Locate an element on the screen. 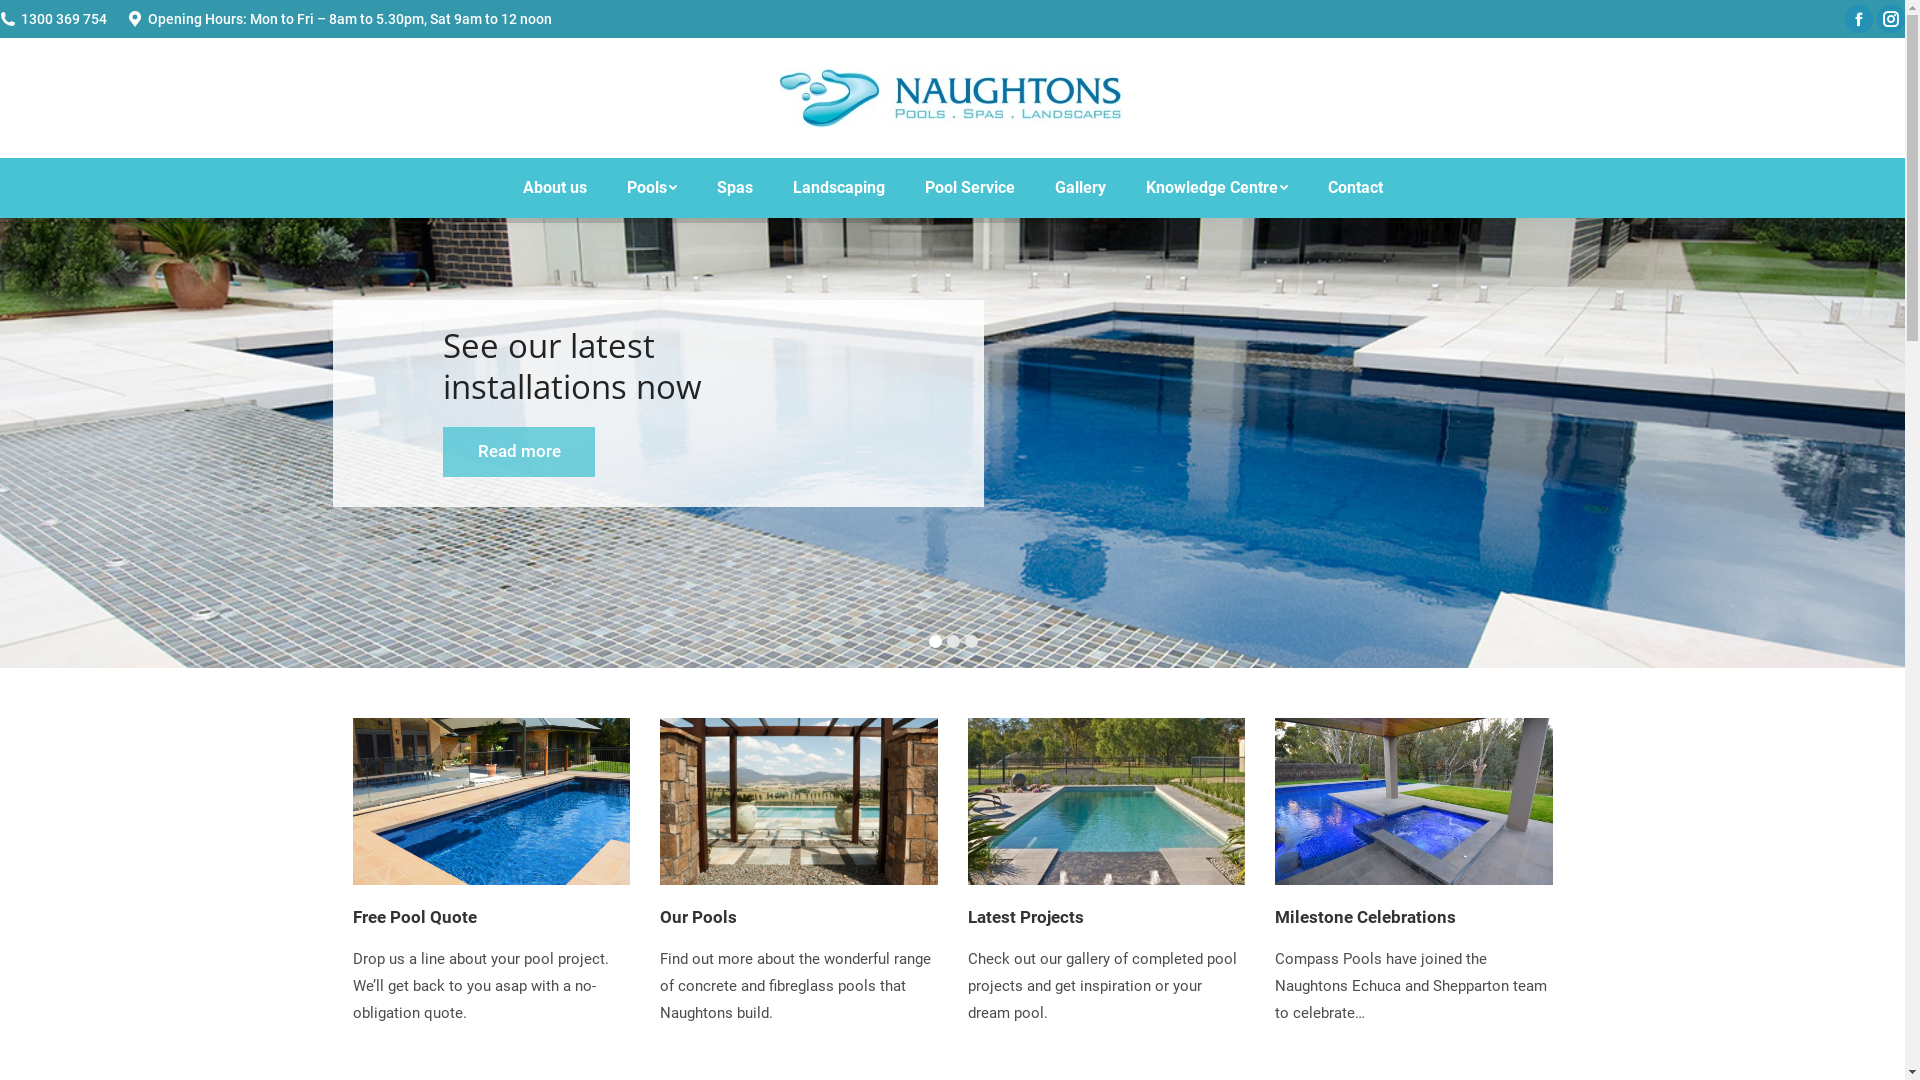  'Contact' is located at coordinates (1355, 188).